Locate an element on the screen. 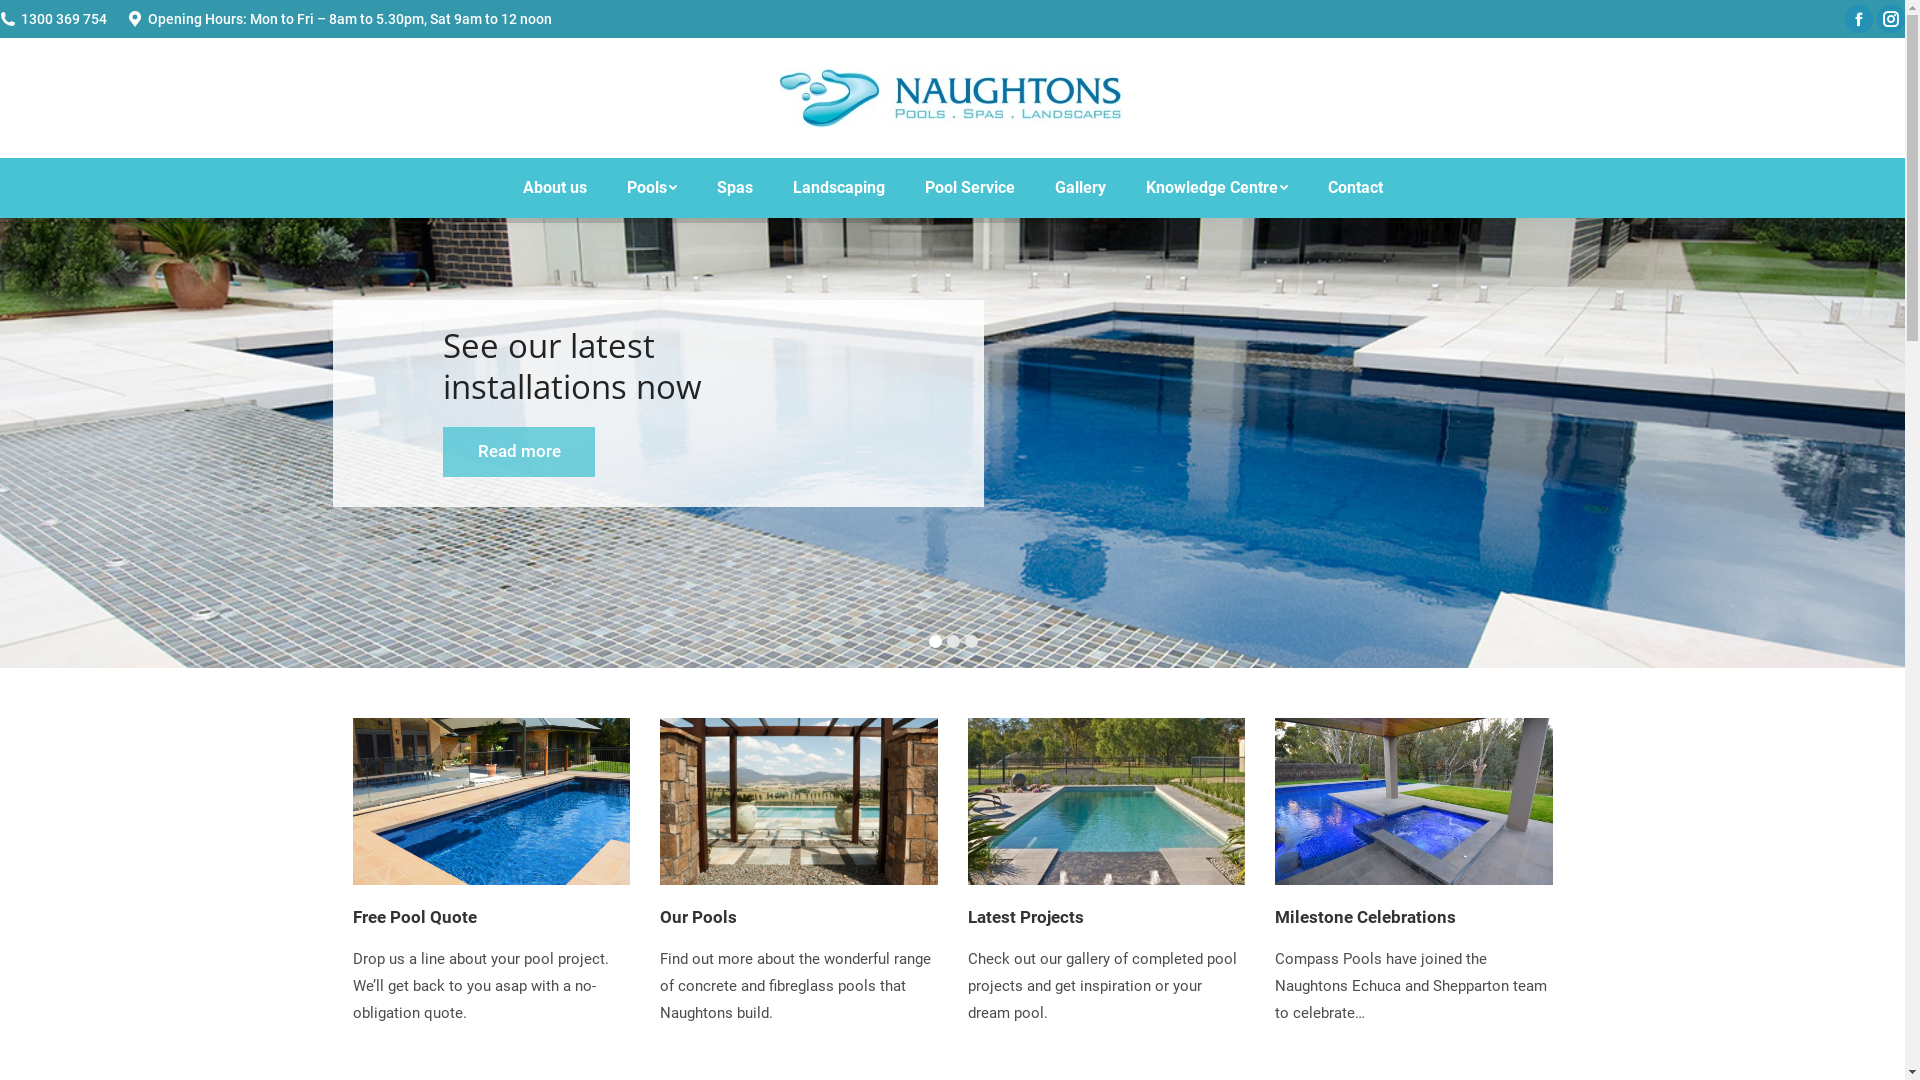  'Contact' is located at coordinates (1355, 188).